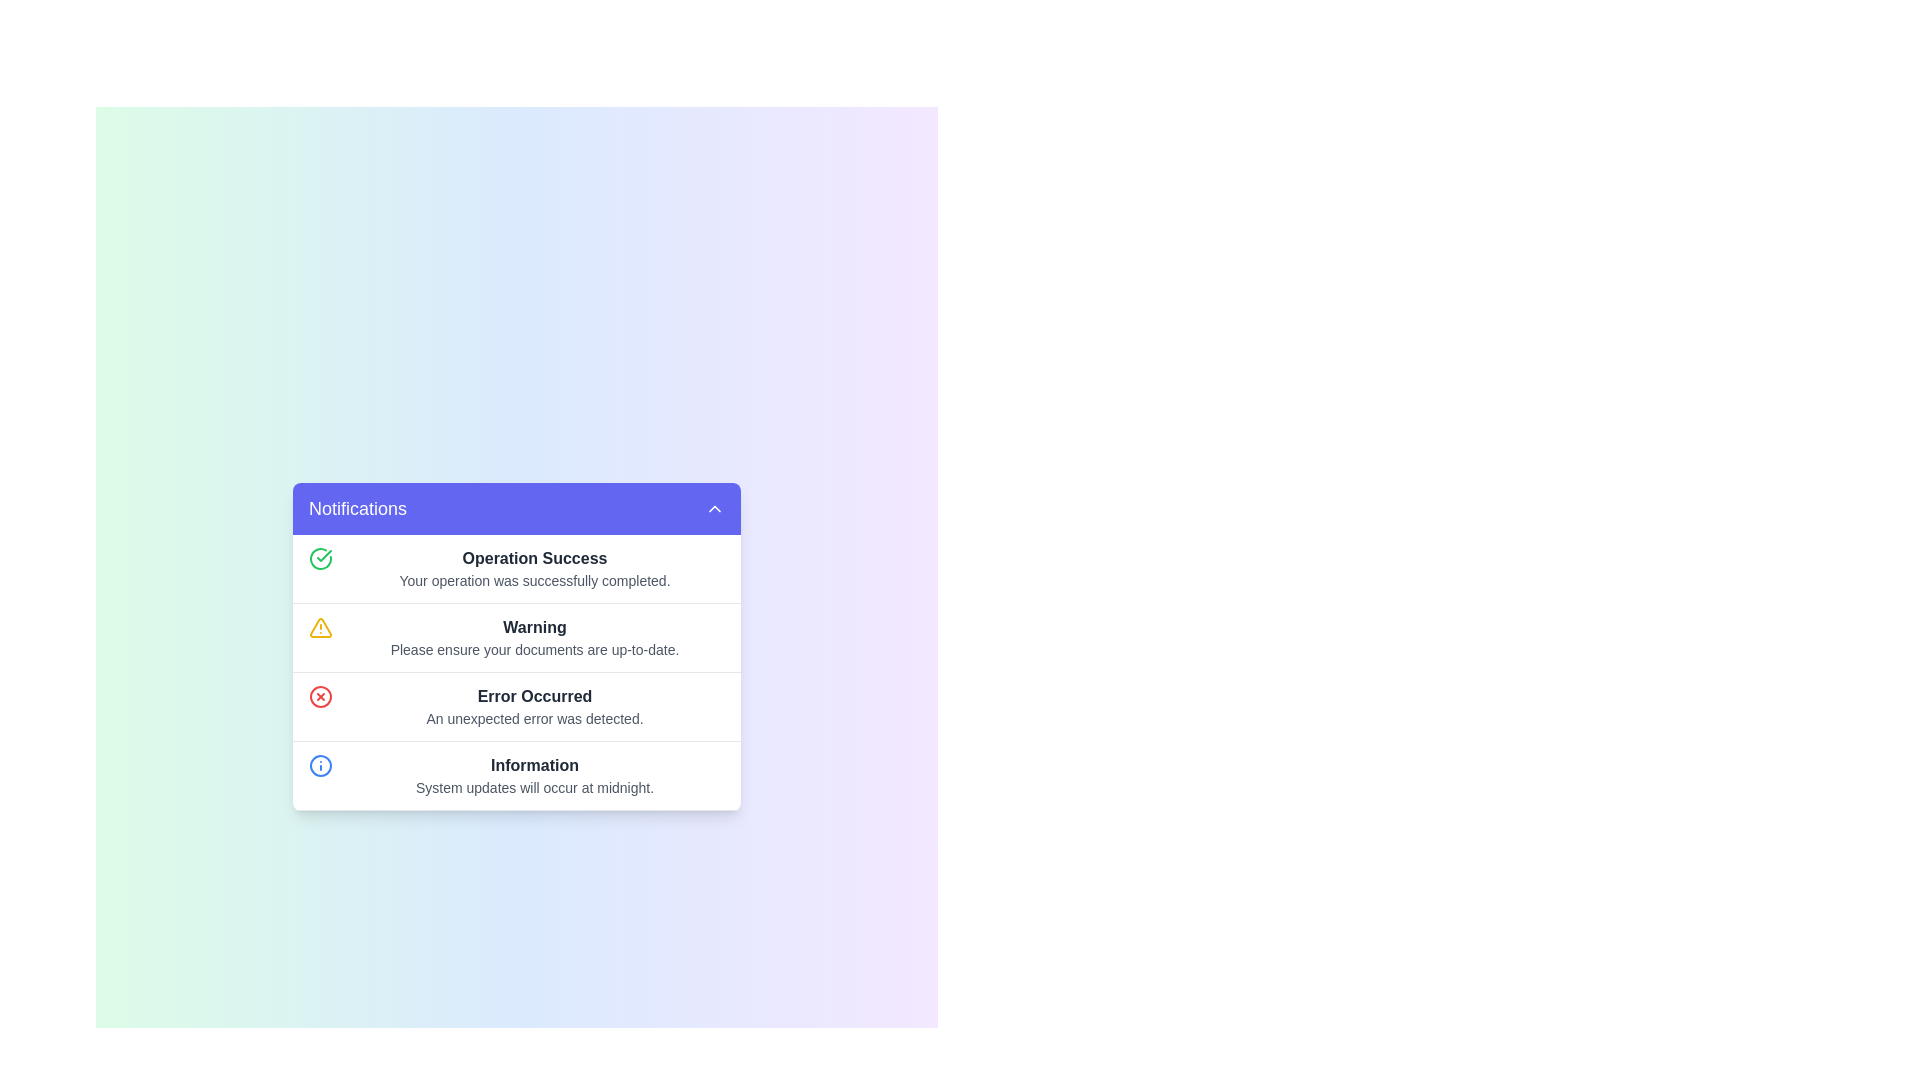 This screenshot has height=1080, width=1920. I want to click on the first notification item in the notifications panel to acknowledge the successful operation, so click(517, 569).